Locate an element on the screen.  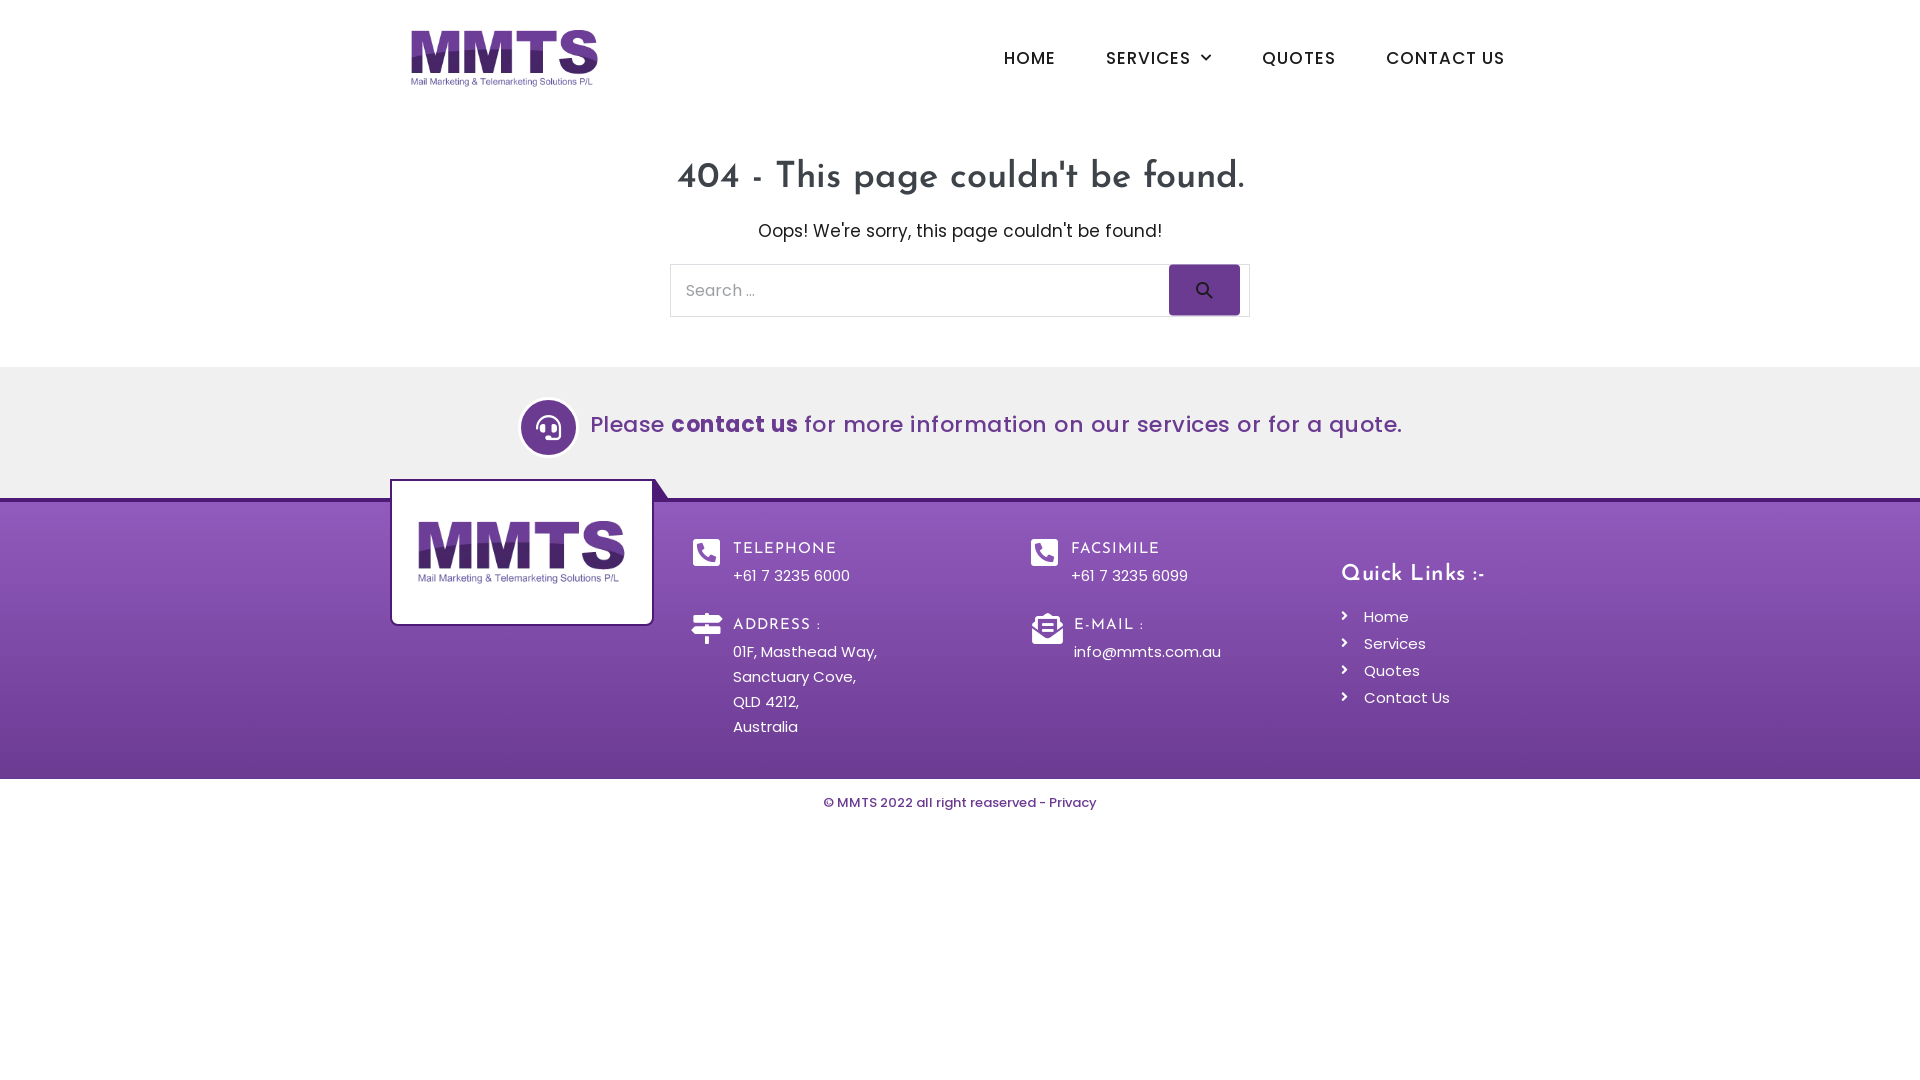
'QUOTES' is located at coordinates (1299, 56).